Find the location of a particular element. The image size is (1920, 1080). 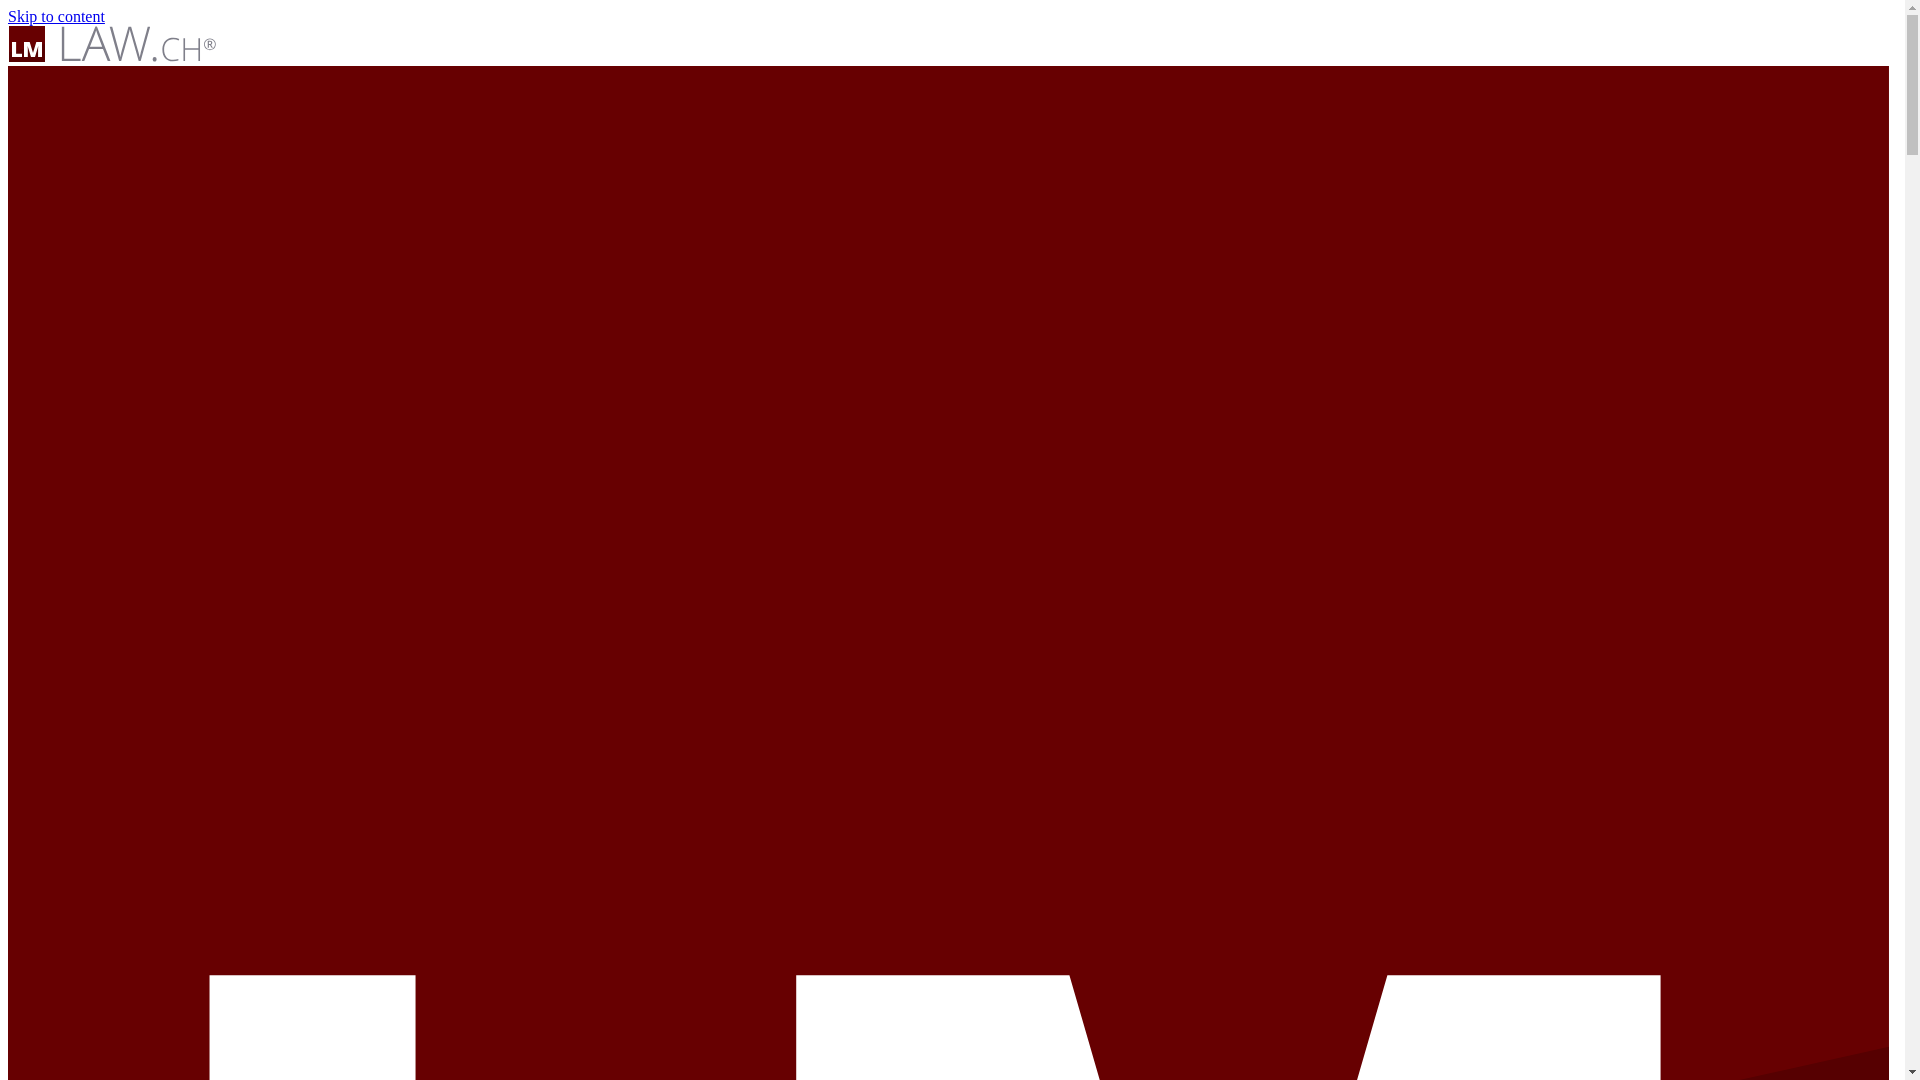

'Skip to content' is located at coordinates (56, 16).